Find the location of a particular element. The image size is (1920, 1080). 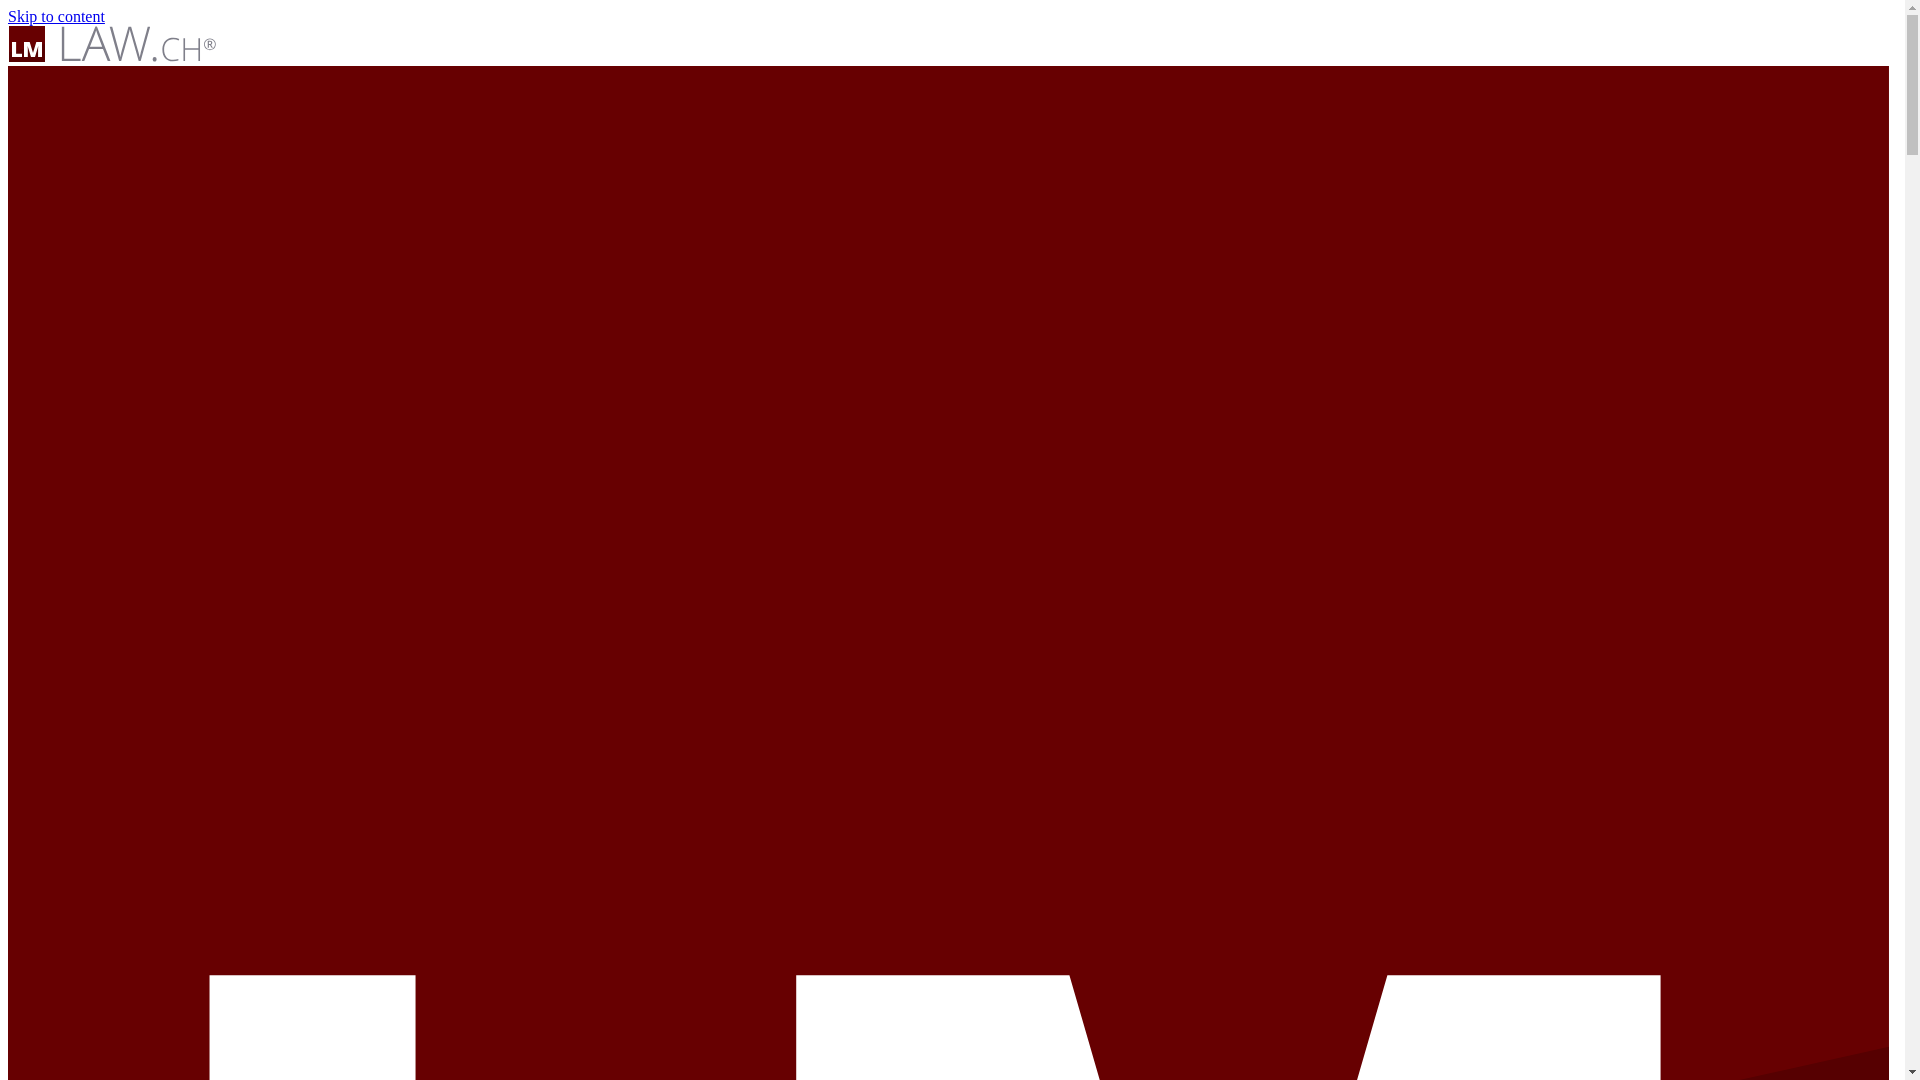

'Skip to content' is located at coordinates (56, 16).